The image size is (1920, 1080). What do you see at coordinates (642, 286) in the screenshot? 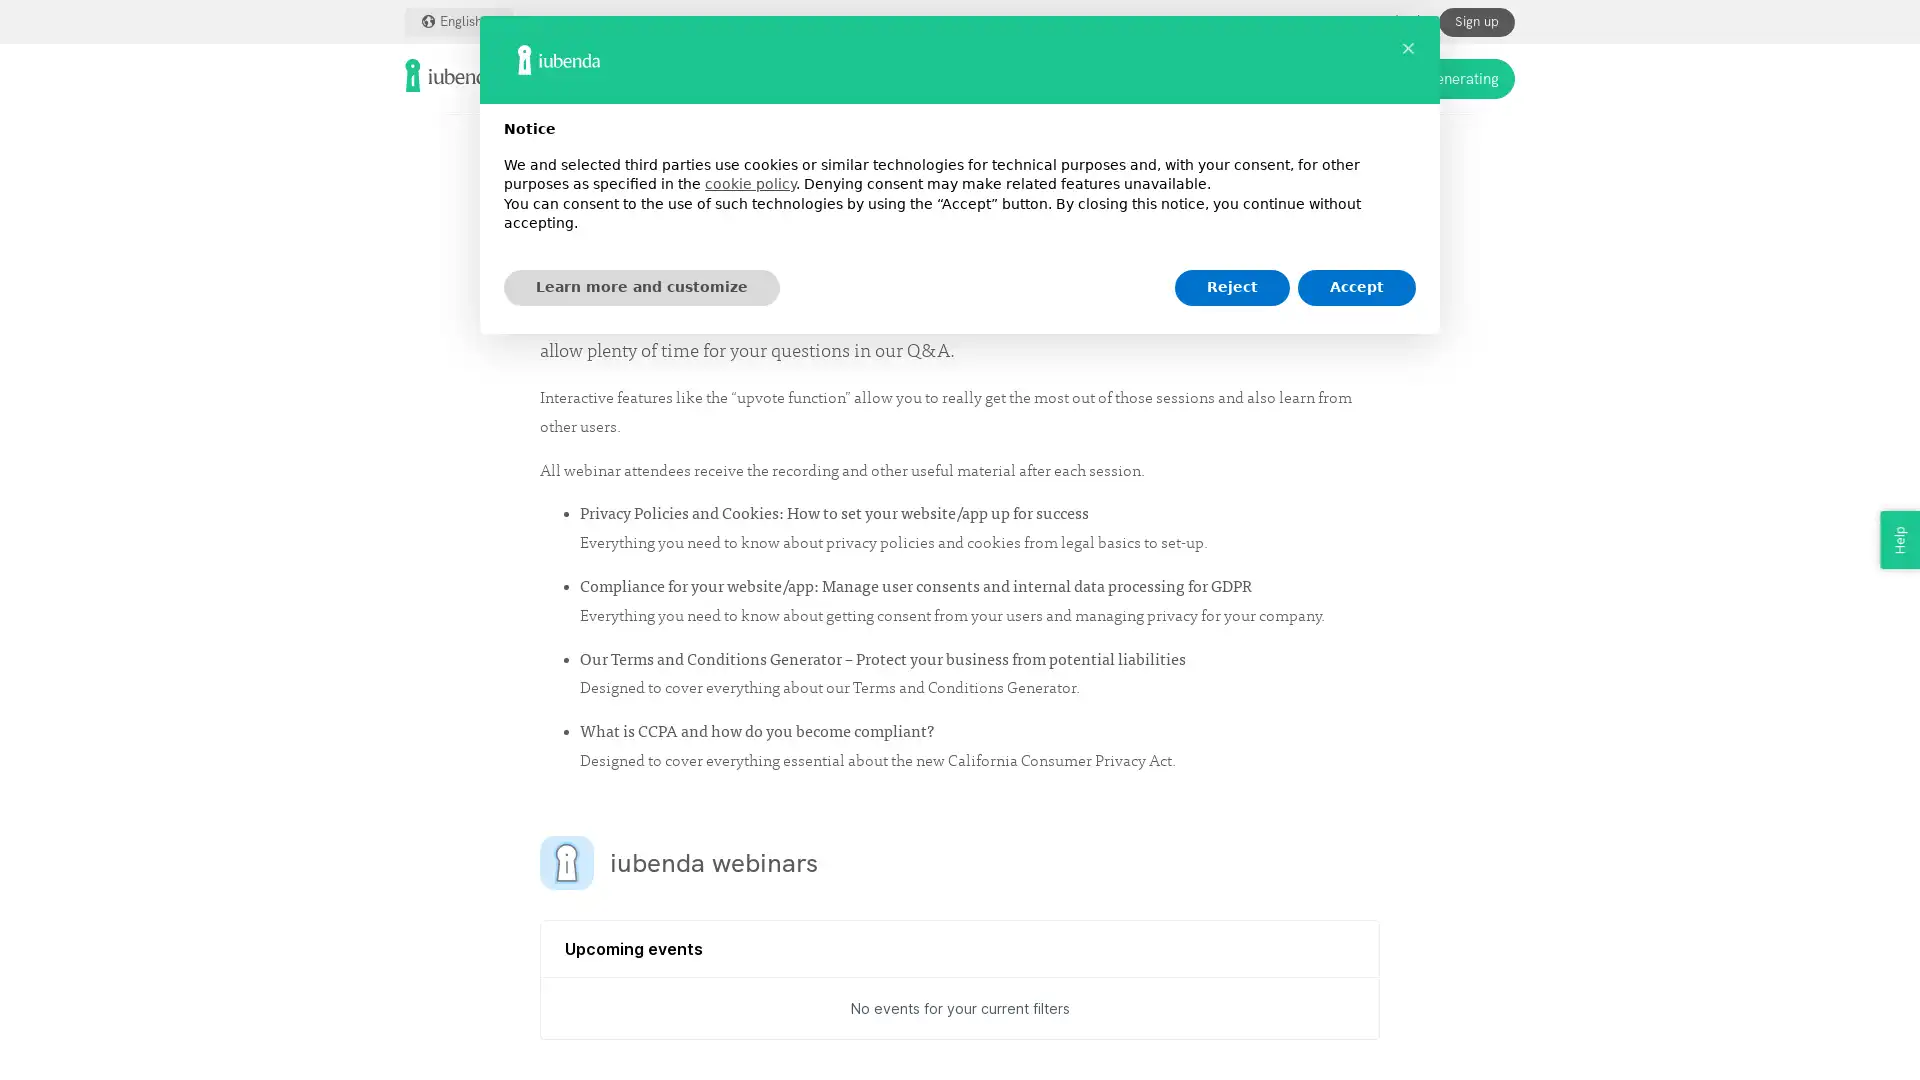
I see `Learn more and customize` at bounding box center [642, 286].